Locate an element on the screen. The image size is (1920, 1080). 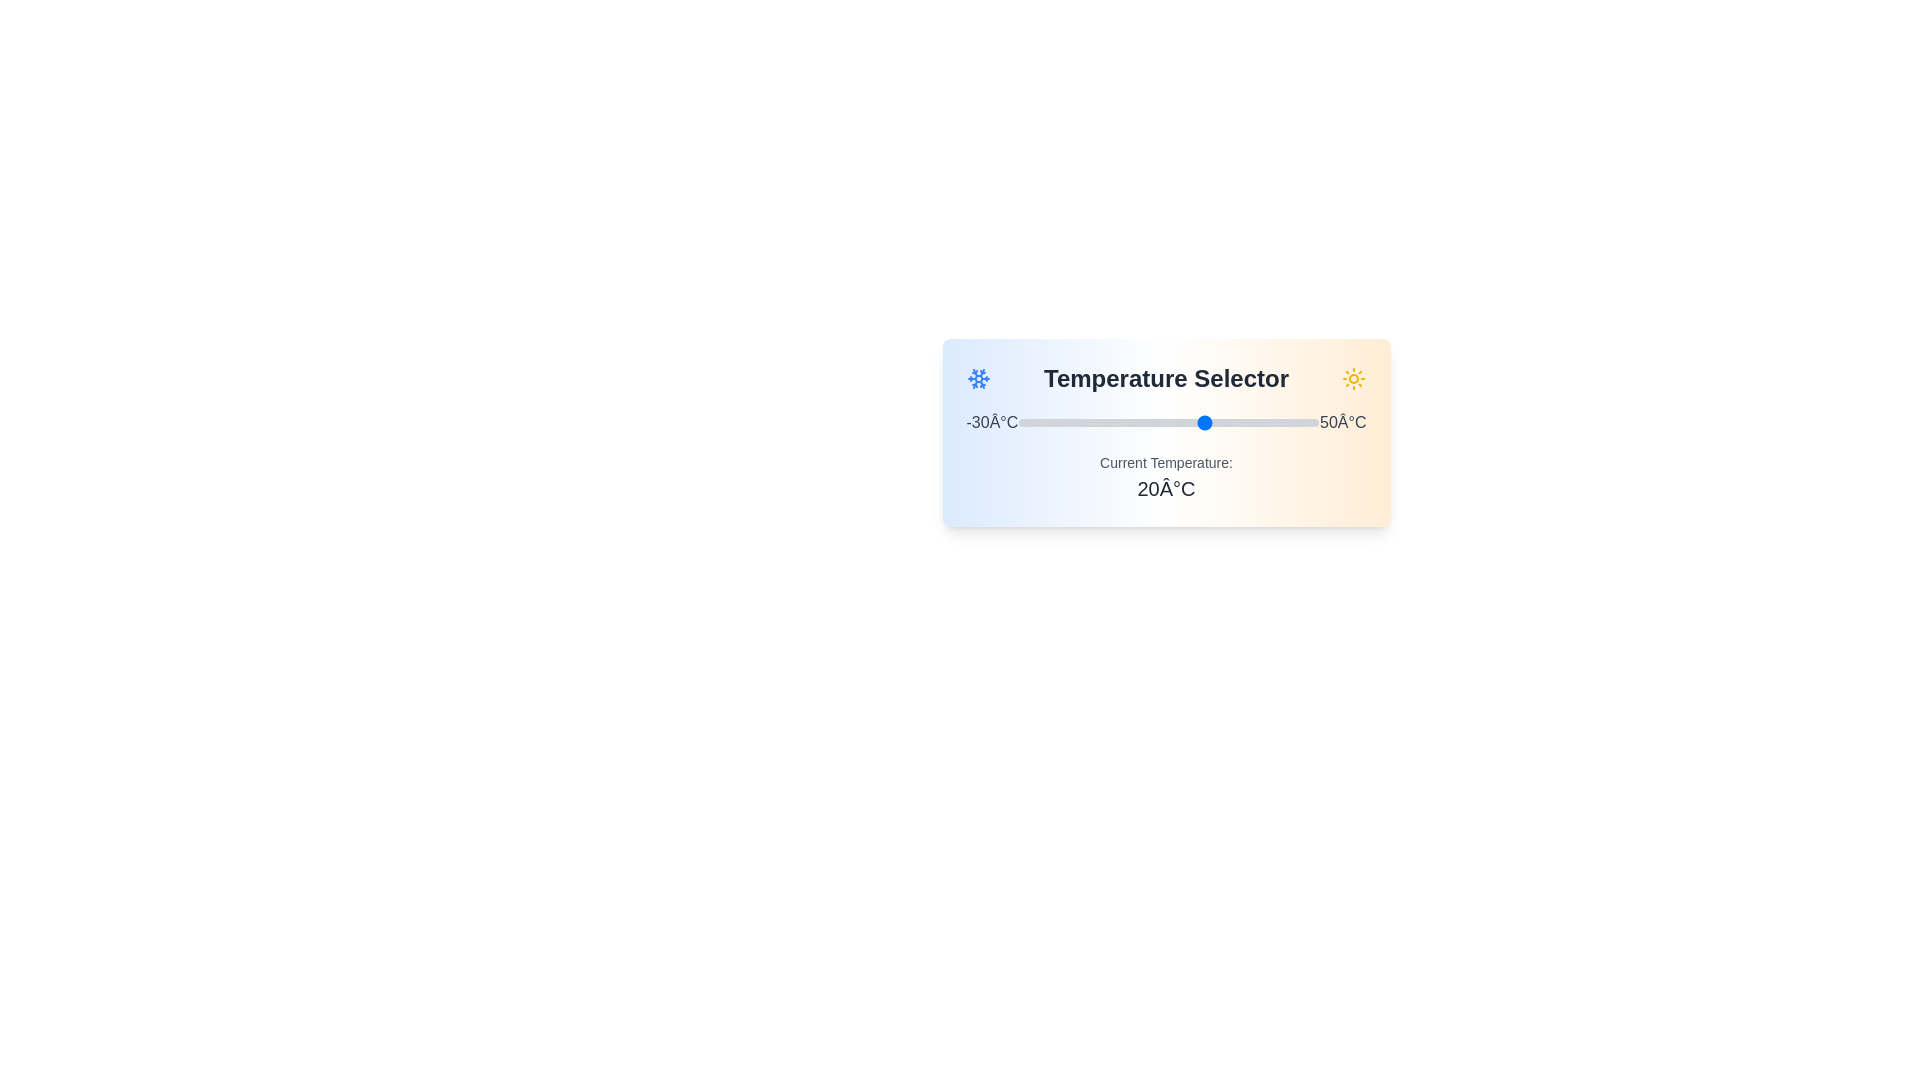
displayed current temperature from the Temperature Selector slider, which shows '20°C' in bold font at the bottom of the slider interface is located at coordinates (1166, 431).